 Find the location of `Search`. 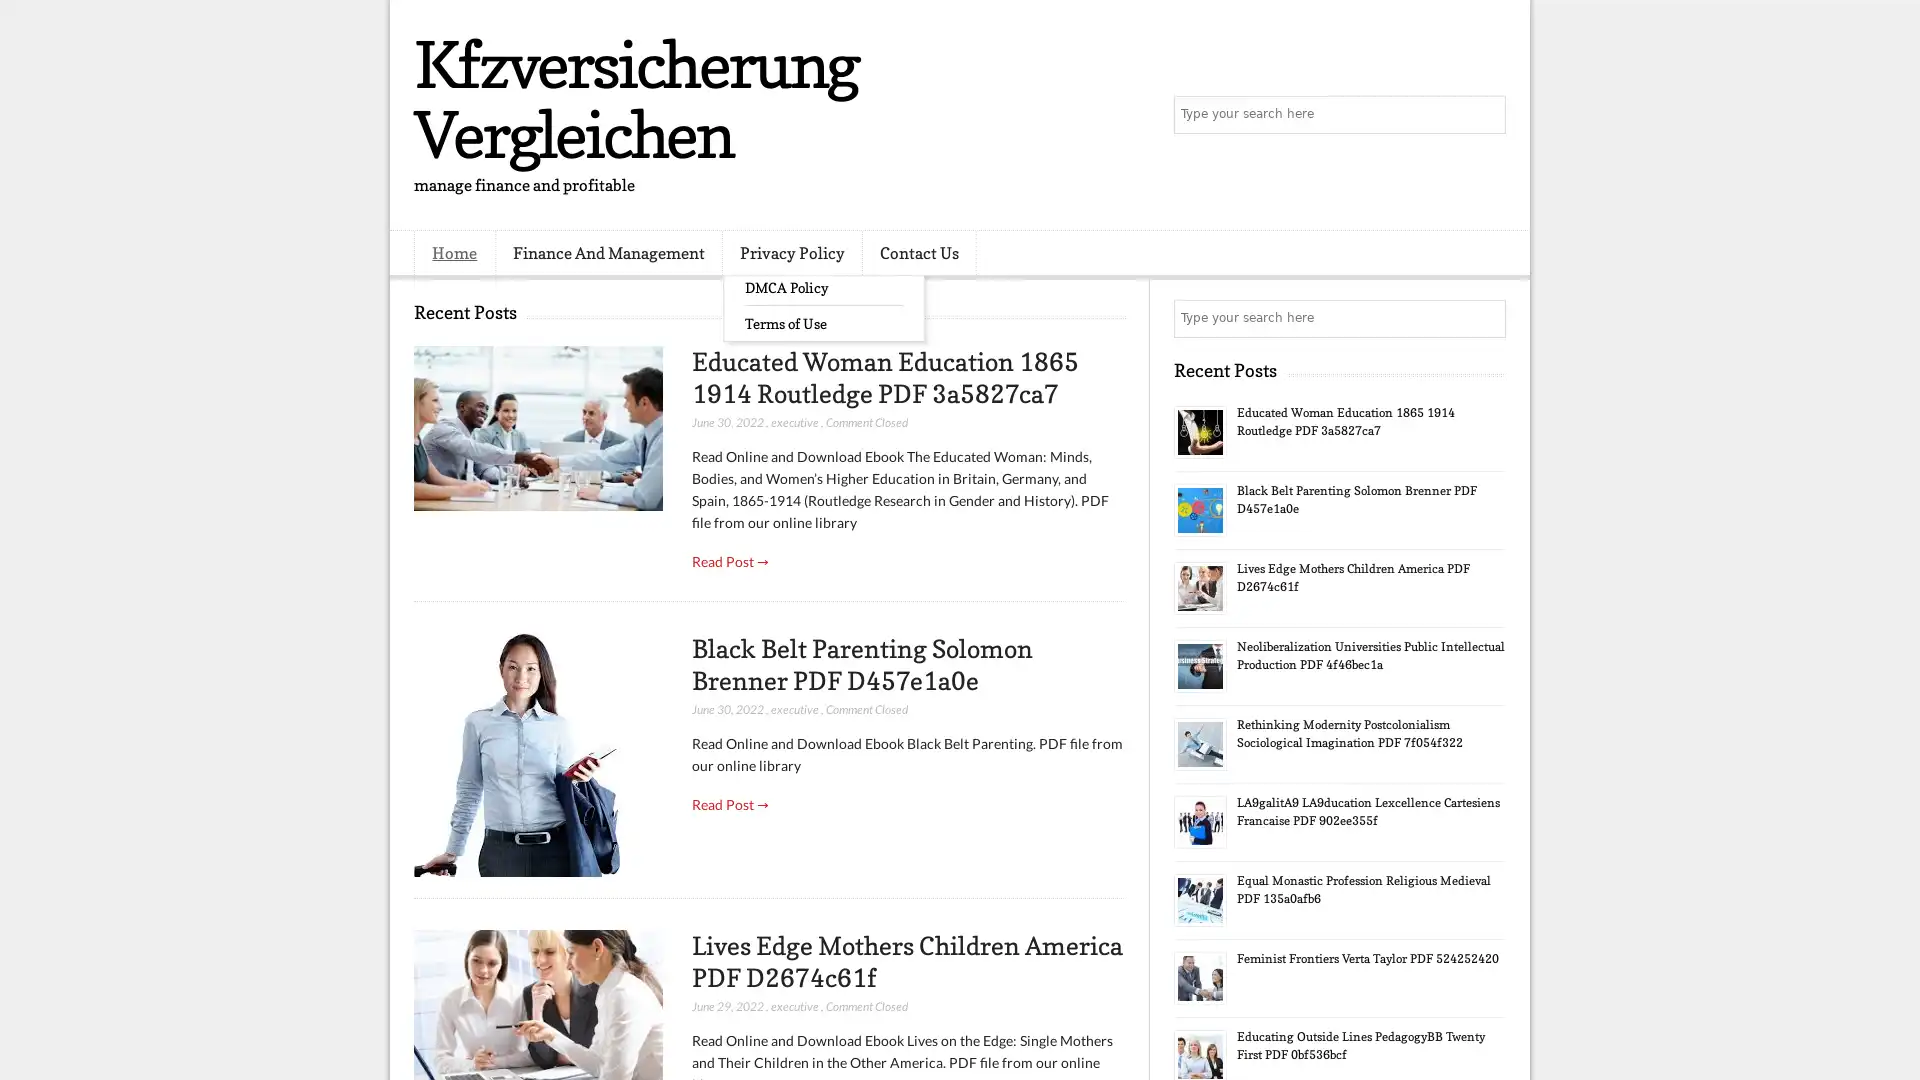

Search is located at coordinates (1485, 318).